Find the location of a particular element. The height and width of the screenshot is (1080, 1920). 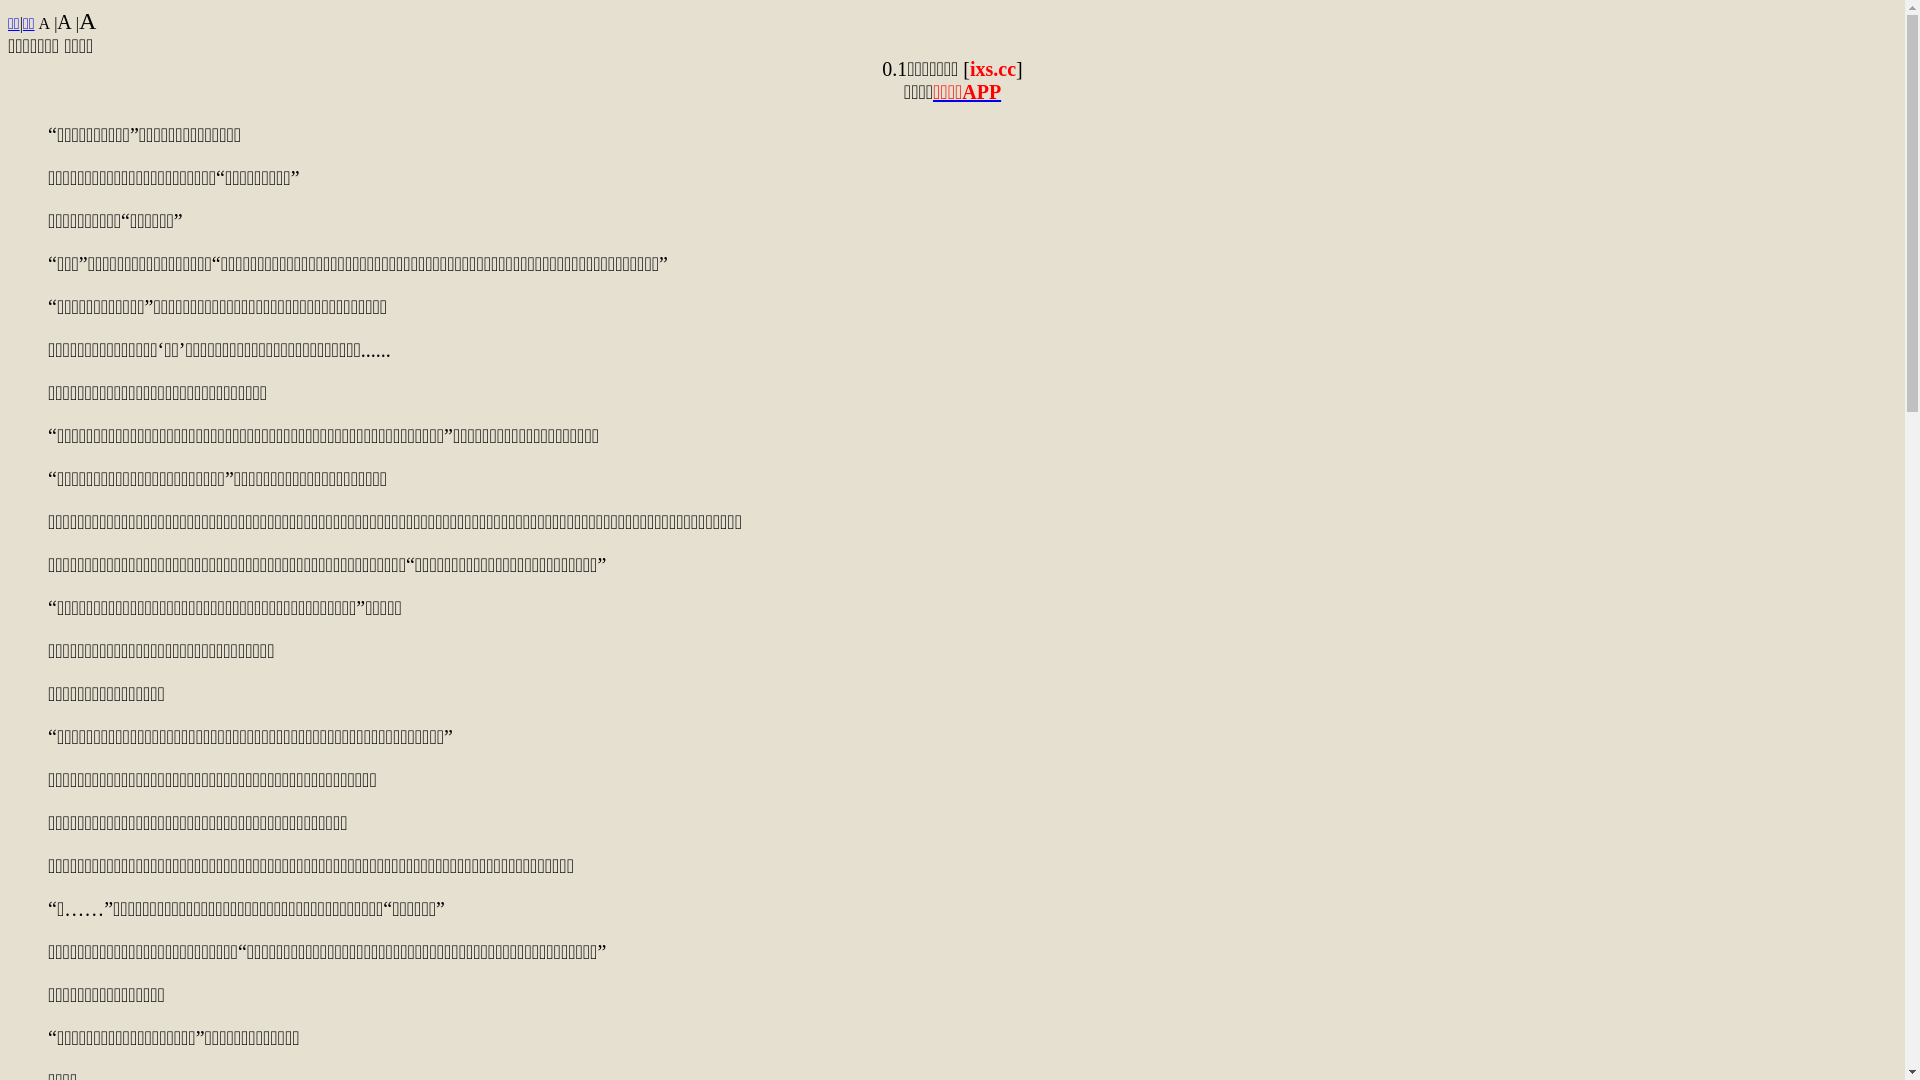

'A' is located at coordinates (38, 23).